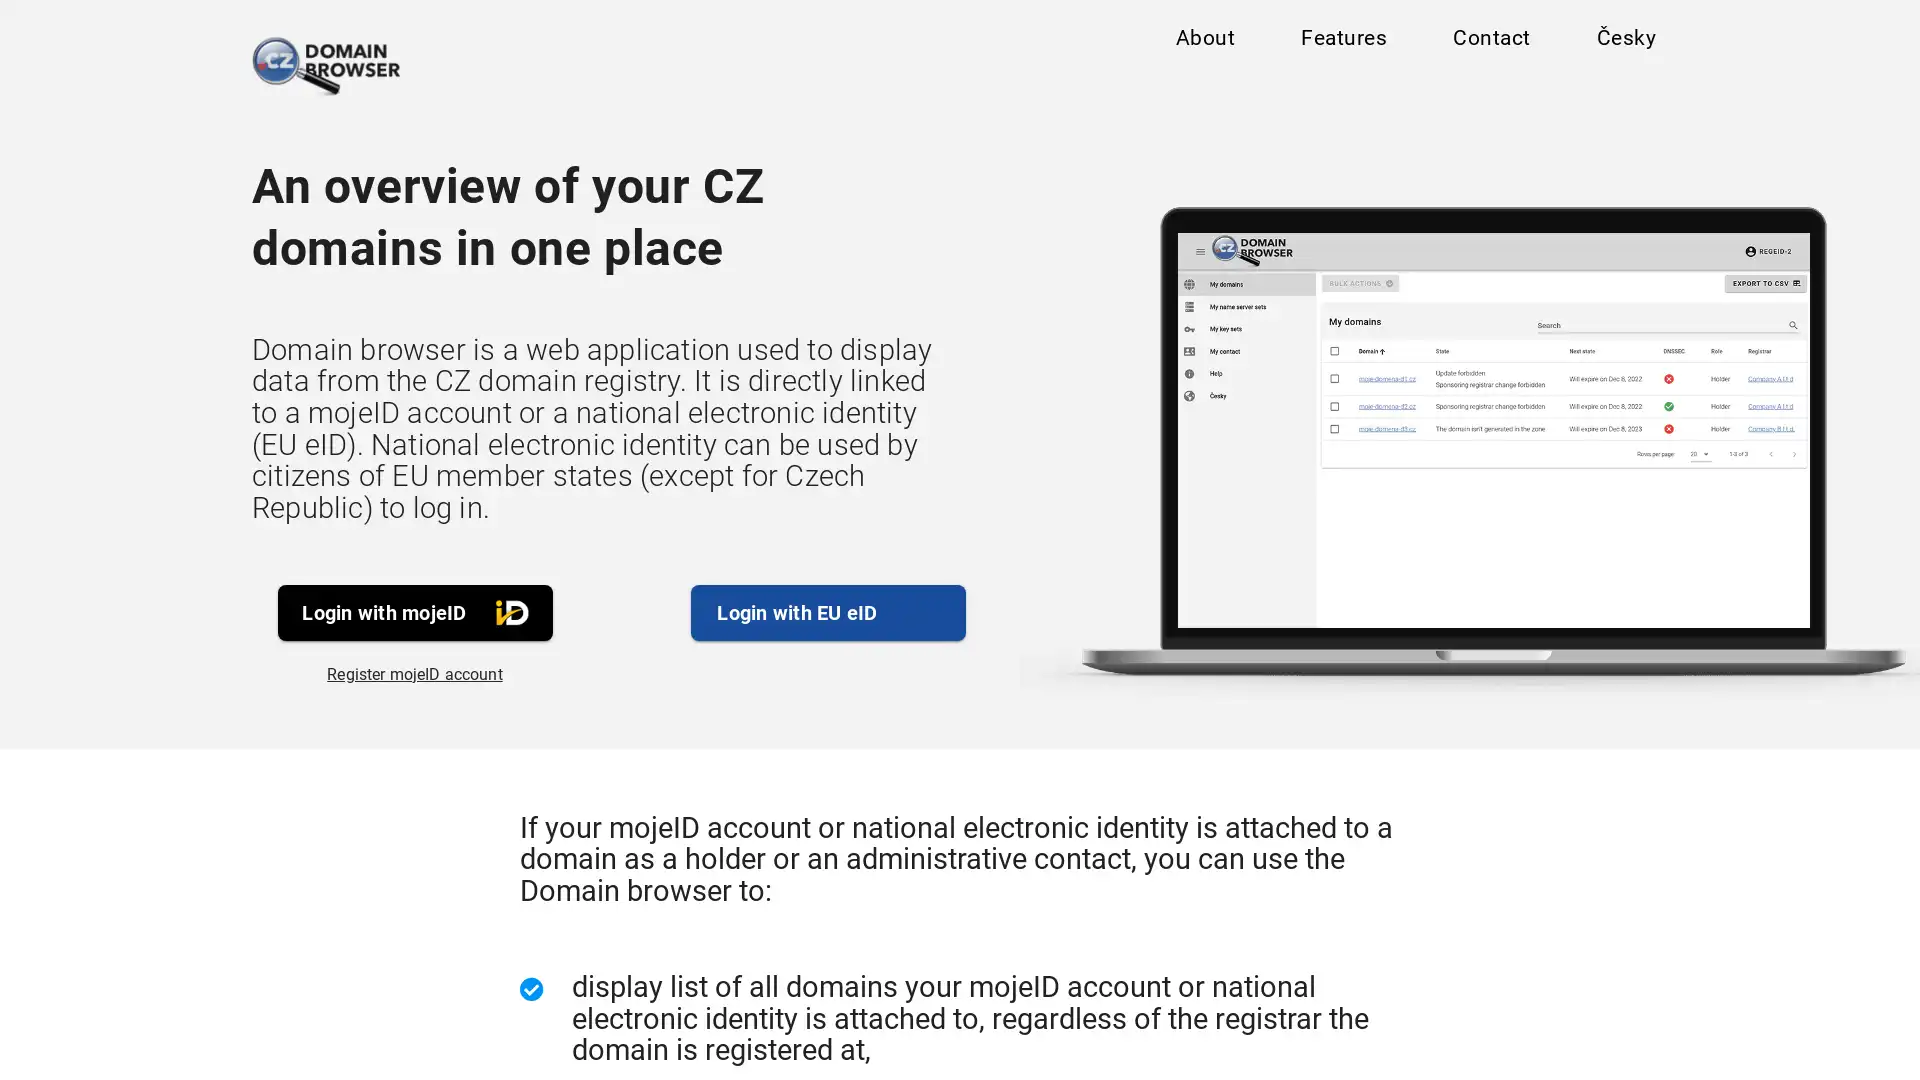 This screenshot has width=1920, height=1080. I want to click on Features, so click(1343, 42).